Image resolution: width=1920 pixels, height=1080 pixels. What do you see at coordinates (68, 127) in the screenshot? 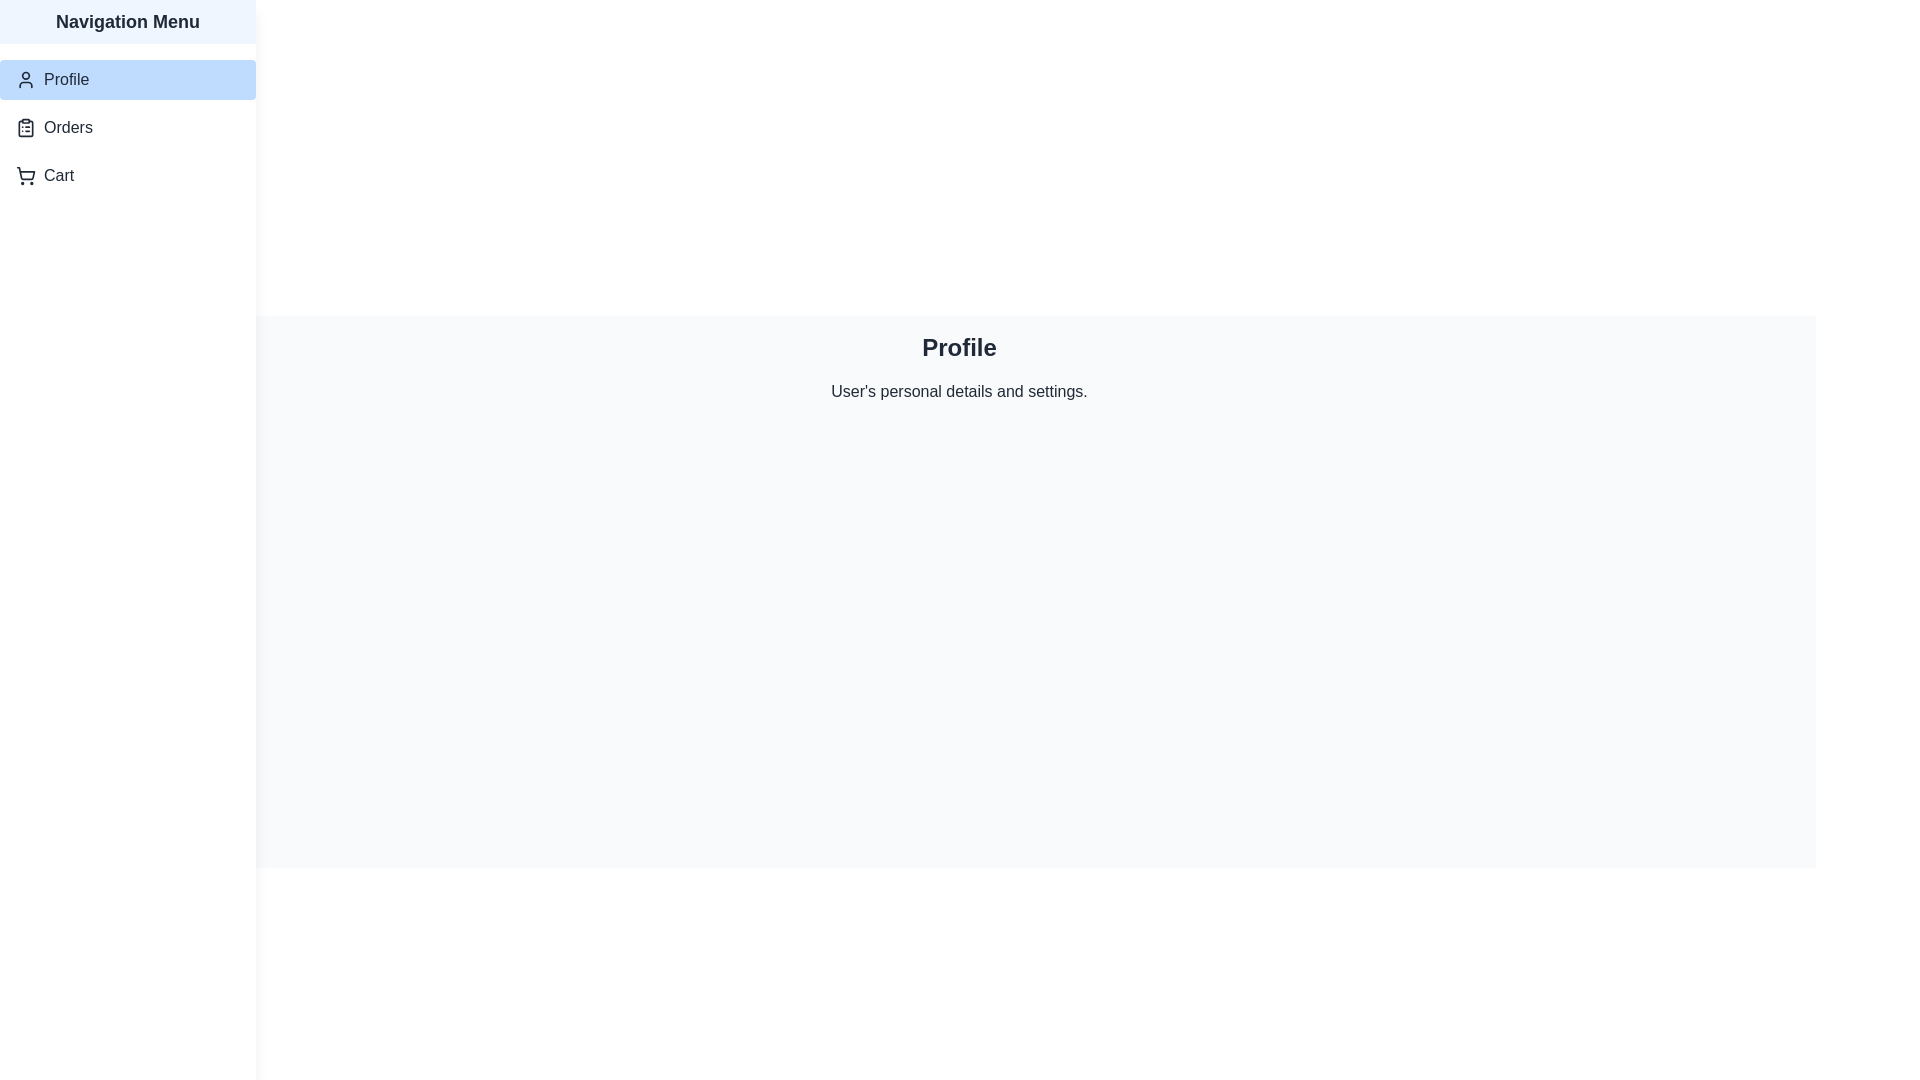
I see `the 'Orders' Text label located in the second section of the navigation menu, directly below the 'Profile' section` at bounding box center [68, 127].